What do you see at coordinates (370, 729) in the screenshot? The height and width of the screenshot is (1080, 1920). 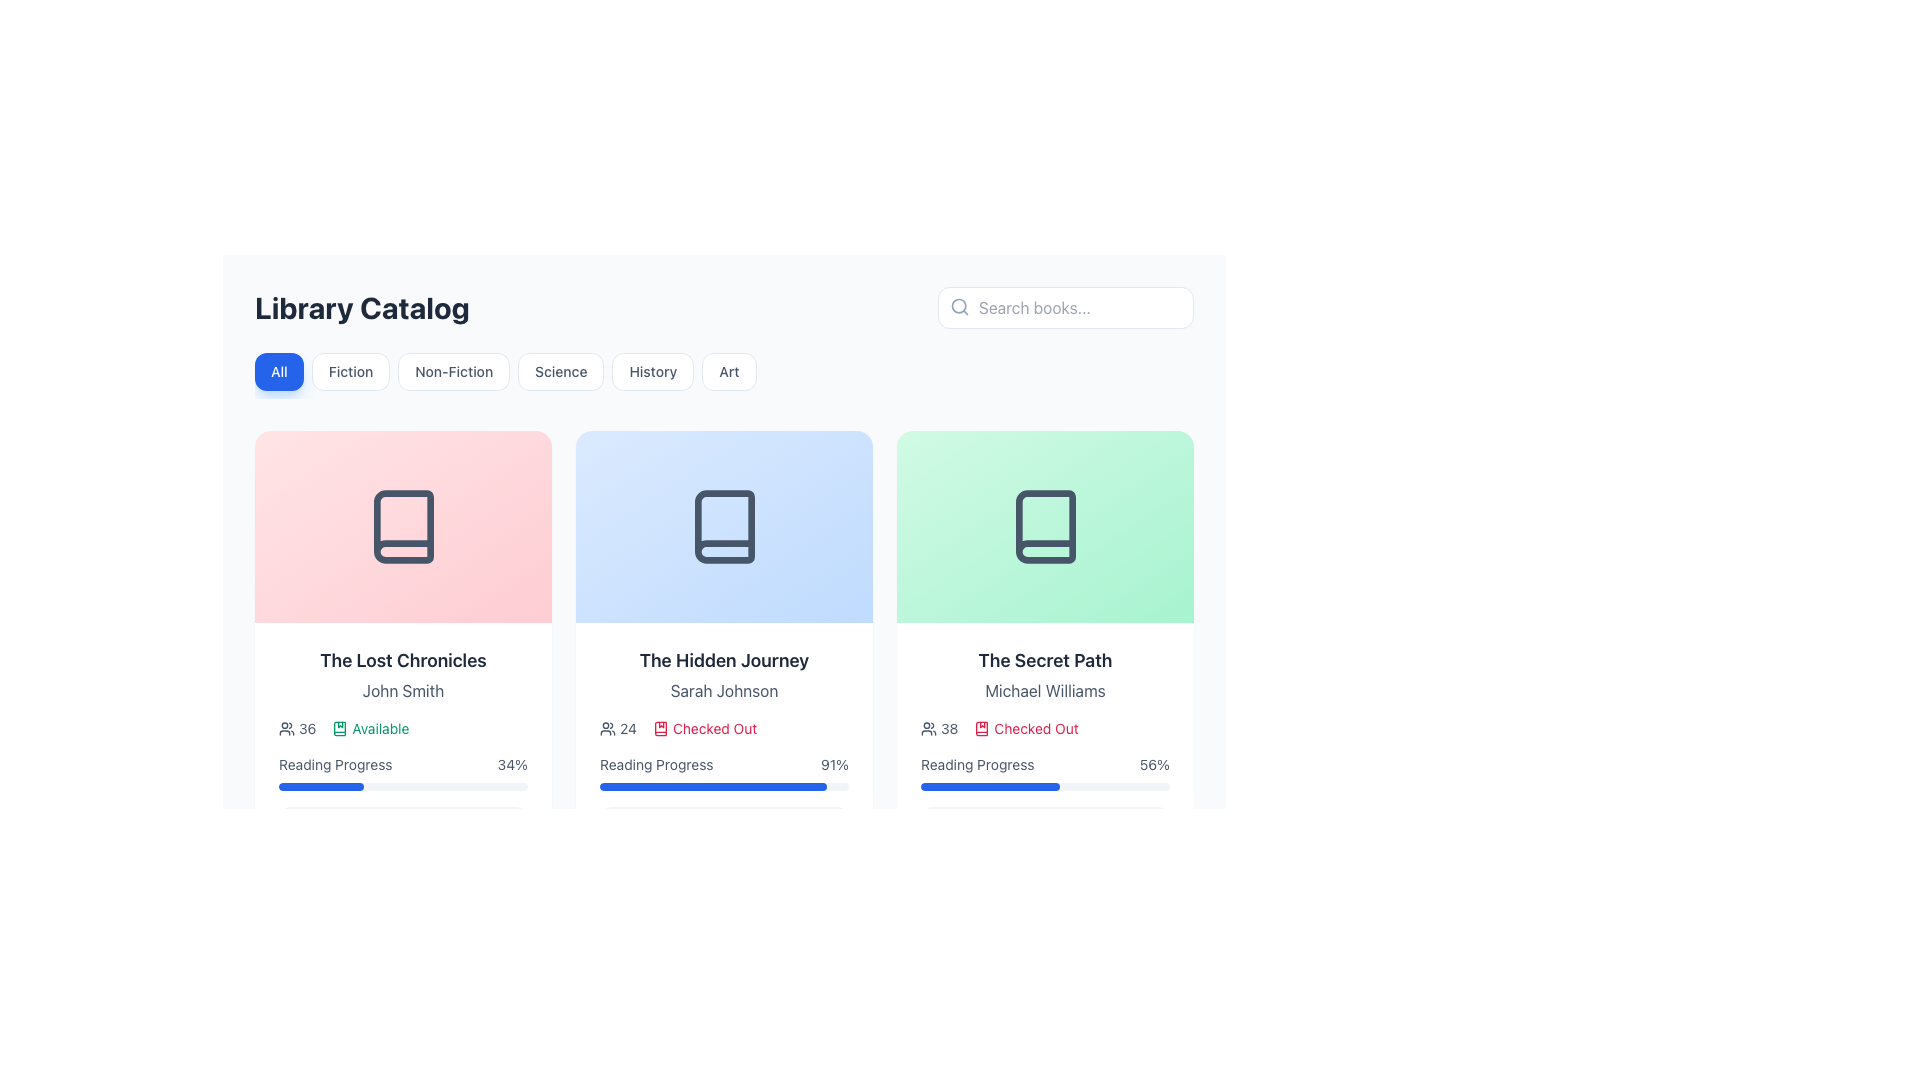 I see `text 'Available' displayed in green next to the book icon within the first book item card 'The Lost Chronicles'` at bounding box center [370, 729].